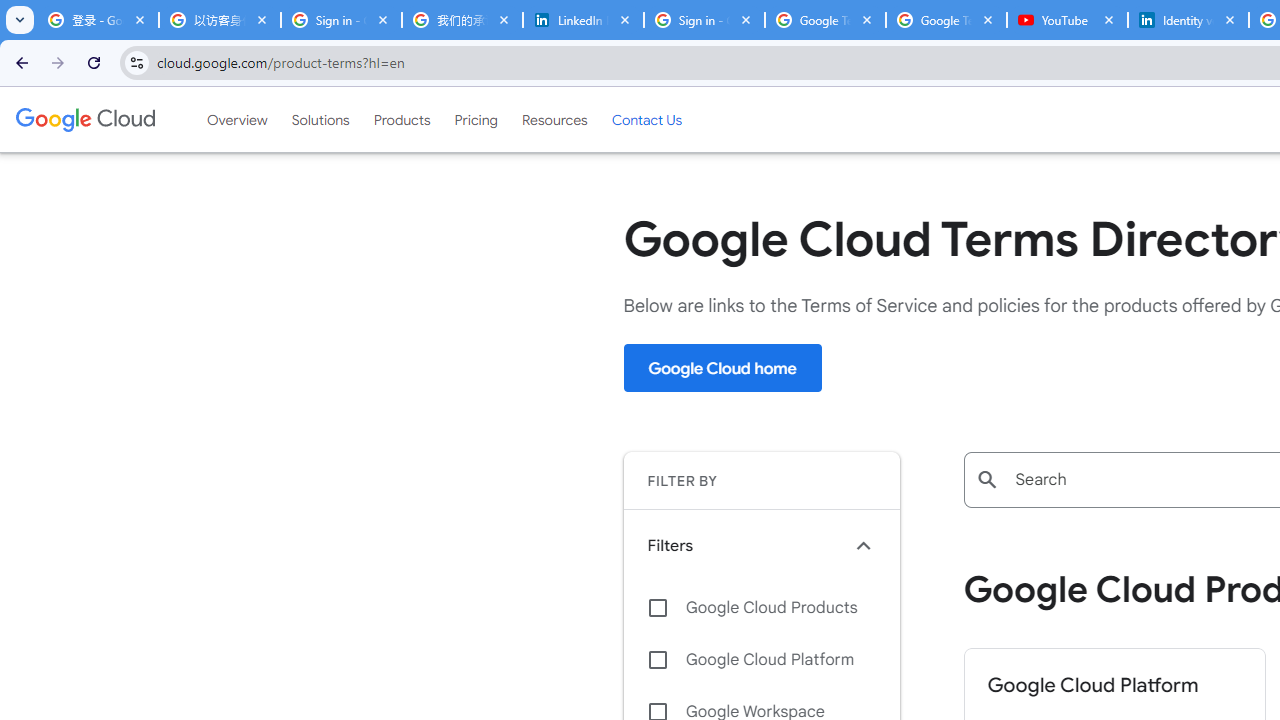 The height and width of the screenshot is (720, 1280). I want to click on 'Sign in - Google Accounts', so click(704, 20).